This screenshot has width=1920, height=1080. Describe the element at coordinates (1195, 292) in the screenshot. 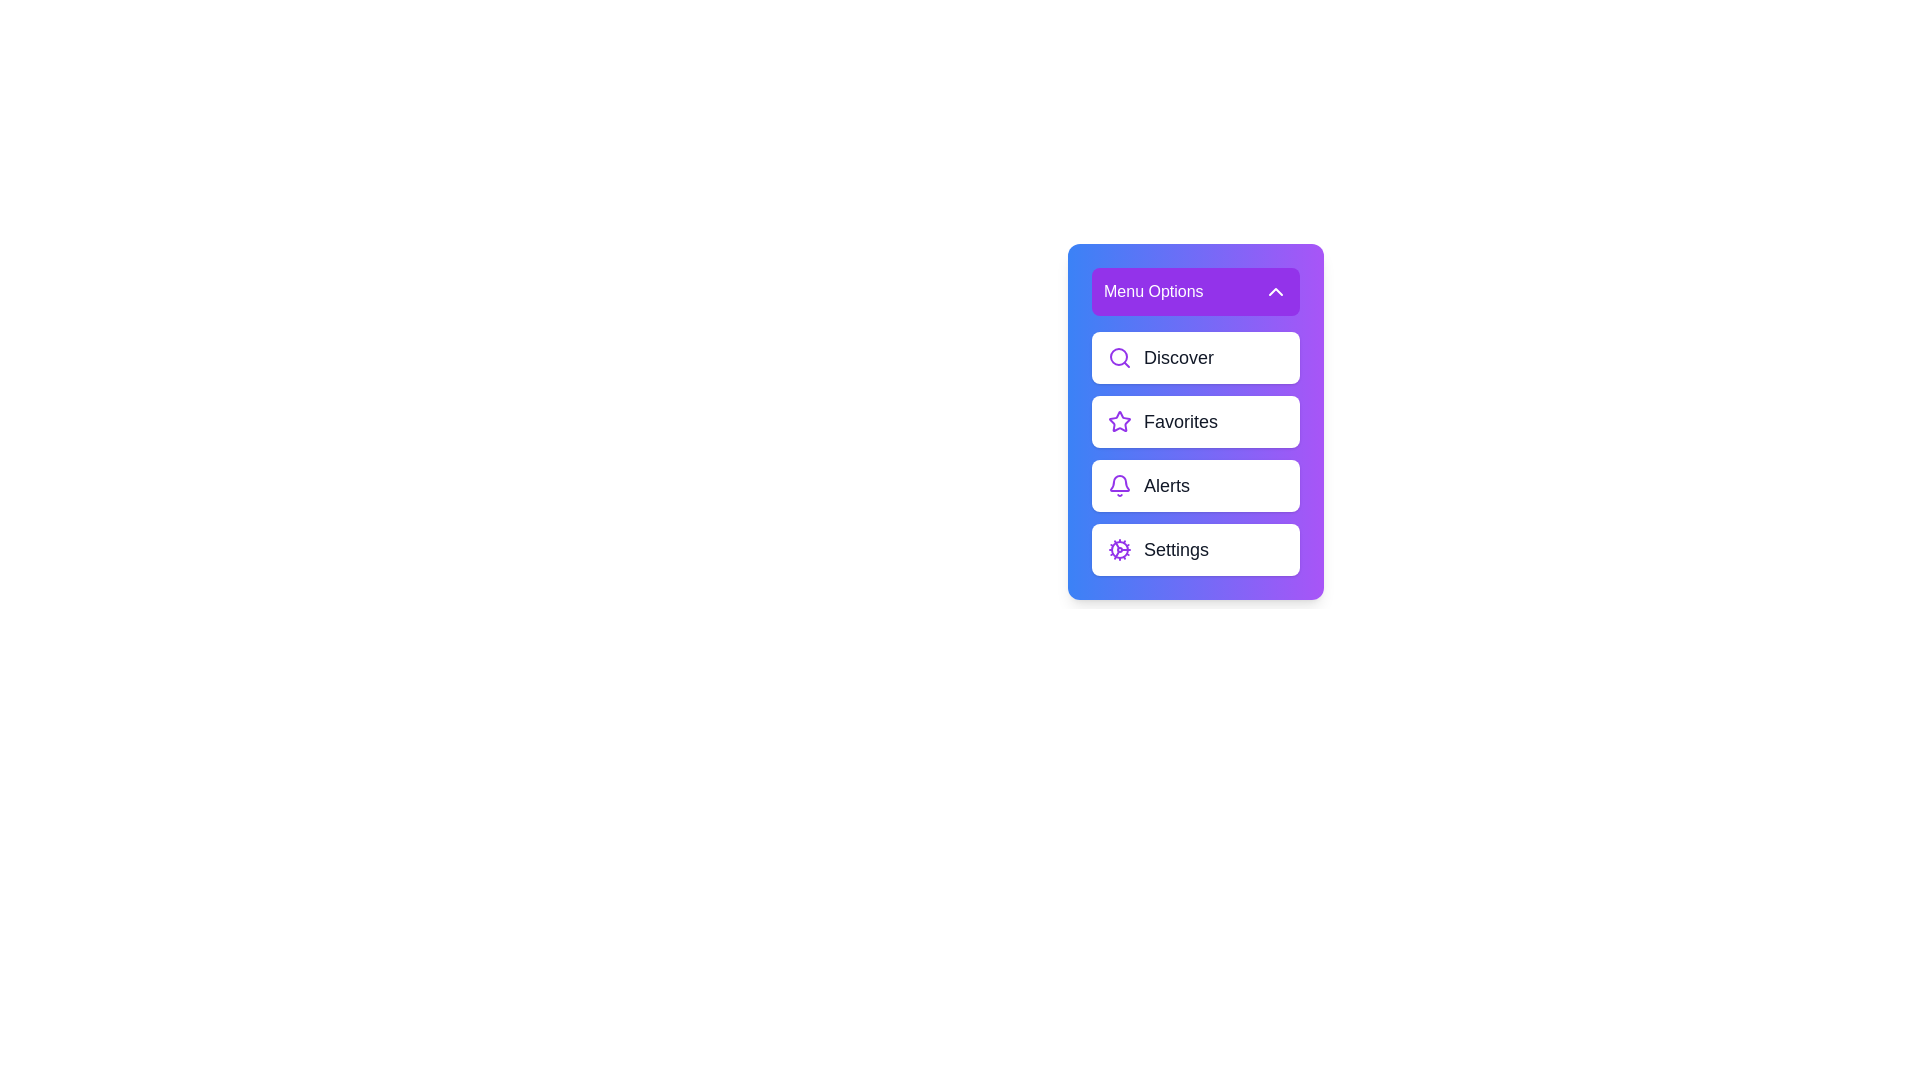

I see `the collapsible header button at the top of the vertical menu card` at that location.